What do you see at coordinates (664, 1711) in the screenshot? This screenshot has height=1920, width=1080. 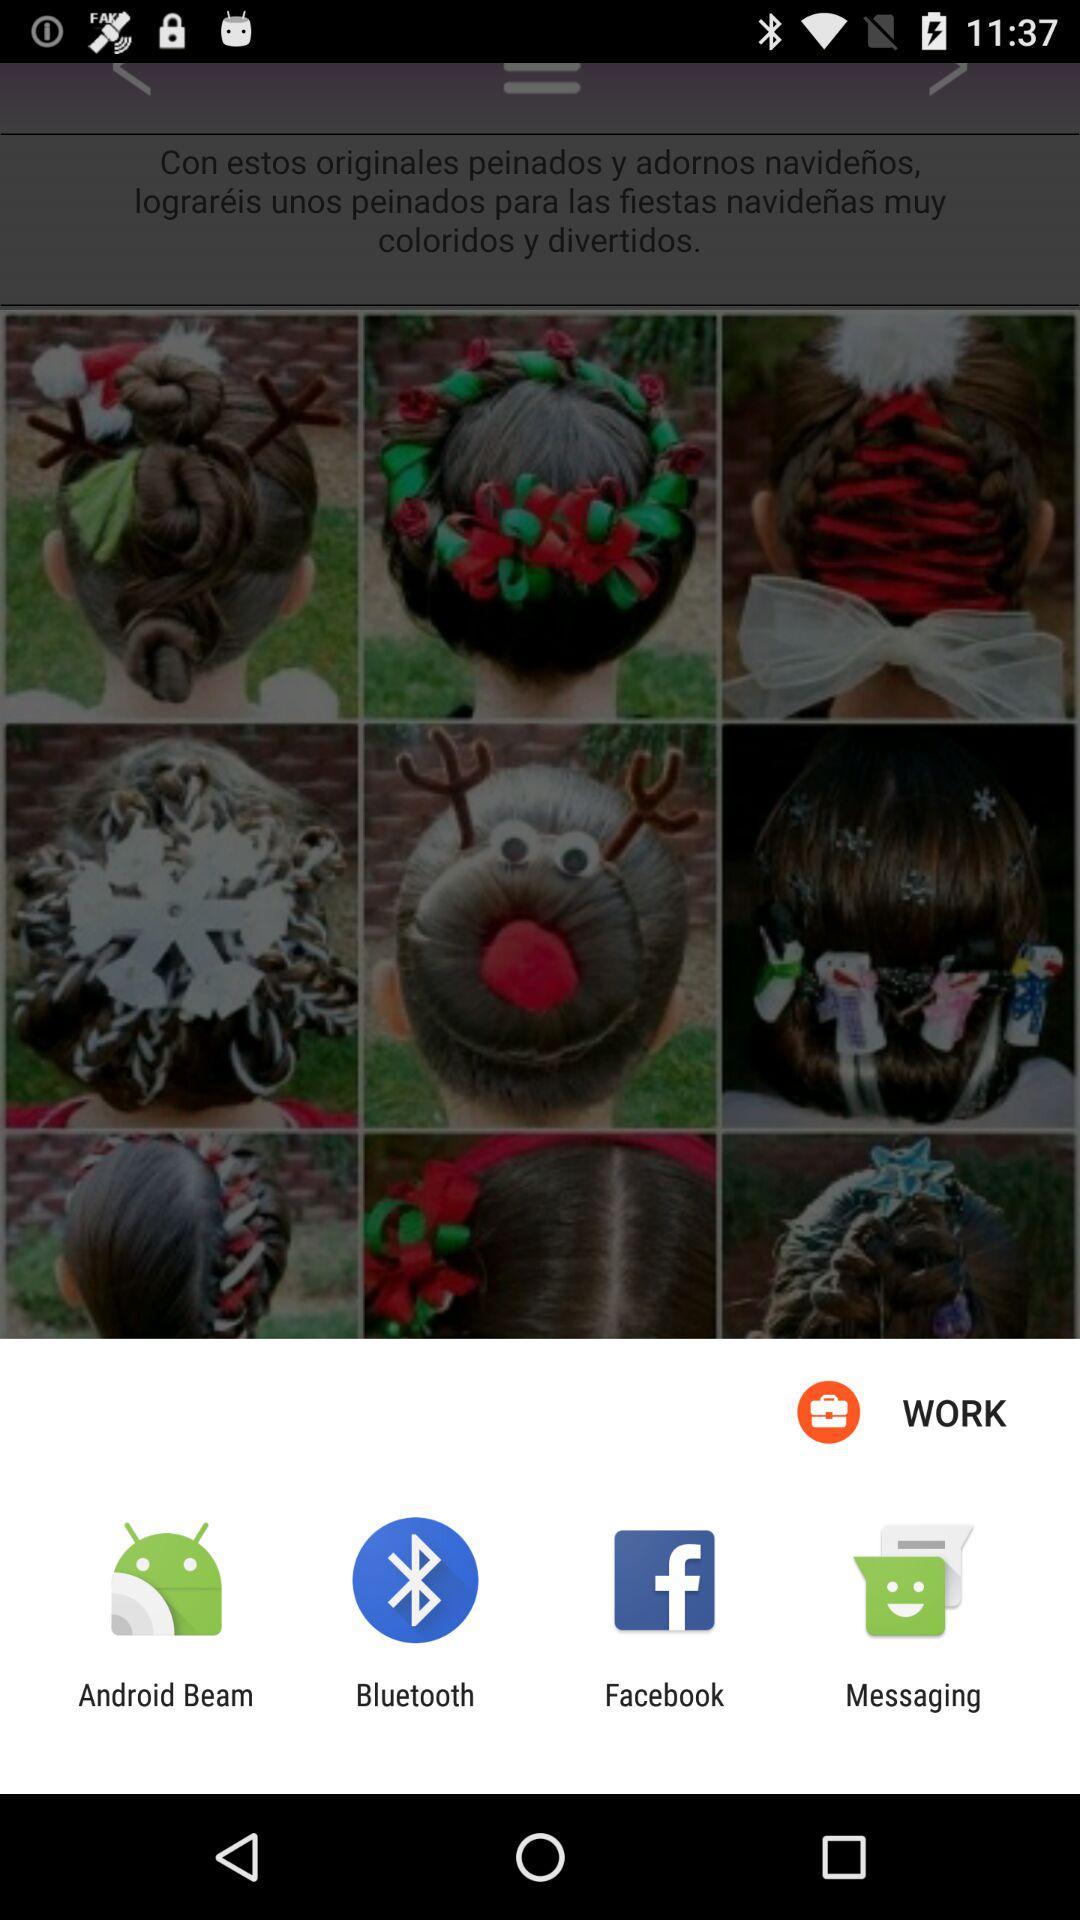 I see `facebook item` at bounding box center [664, 1711].